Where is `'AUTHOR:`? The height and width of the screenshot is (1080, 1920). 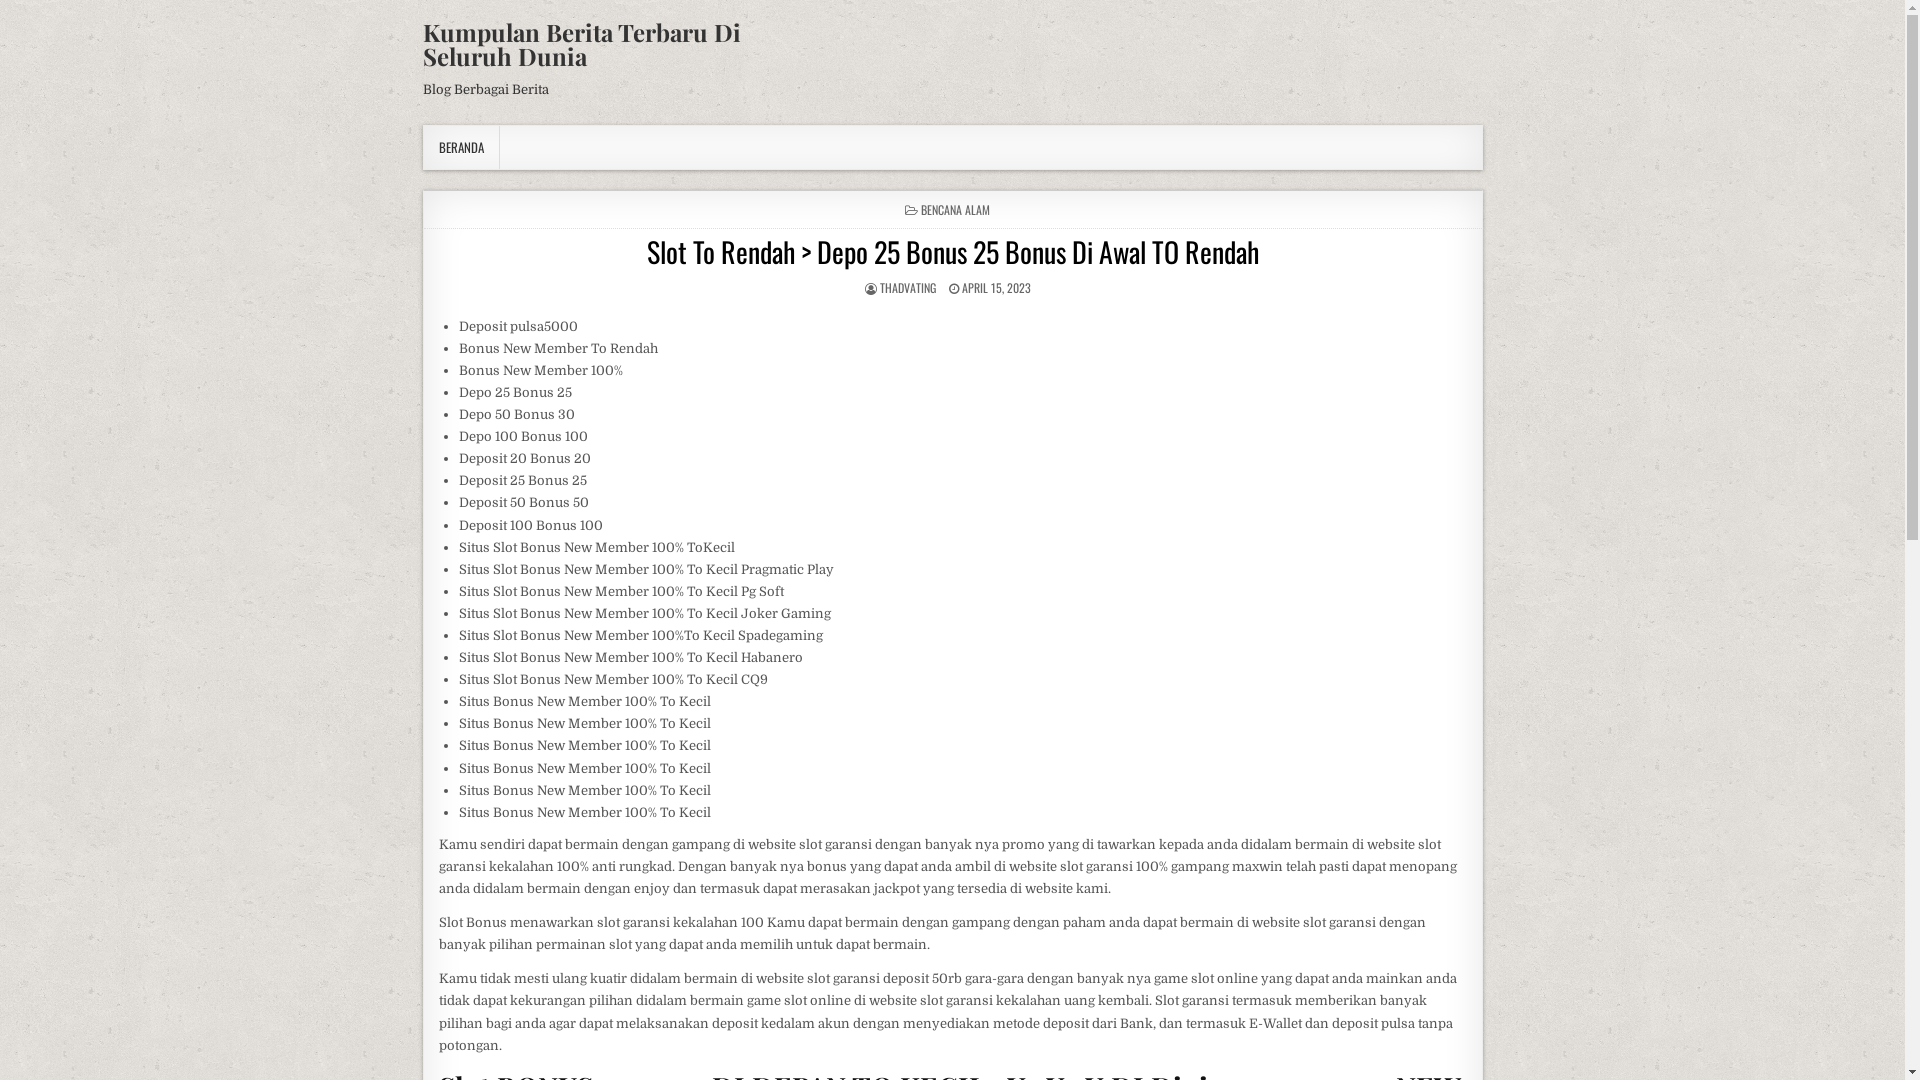
'AUTHOR: is located at coordinates (906, 287).